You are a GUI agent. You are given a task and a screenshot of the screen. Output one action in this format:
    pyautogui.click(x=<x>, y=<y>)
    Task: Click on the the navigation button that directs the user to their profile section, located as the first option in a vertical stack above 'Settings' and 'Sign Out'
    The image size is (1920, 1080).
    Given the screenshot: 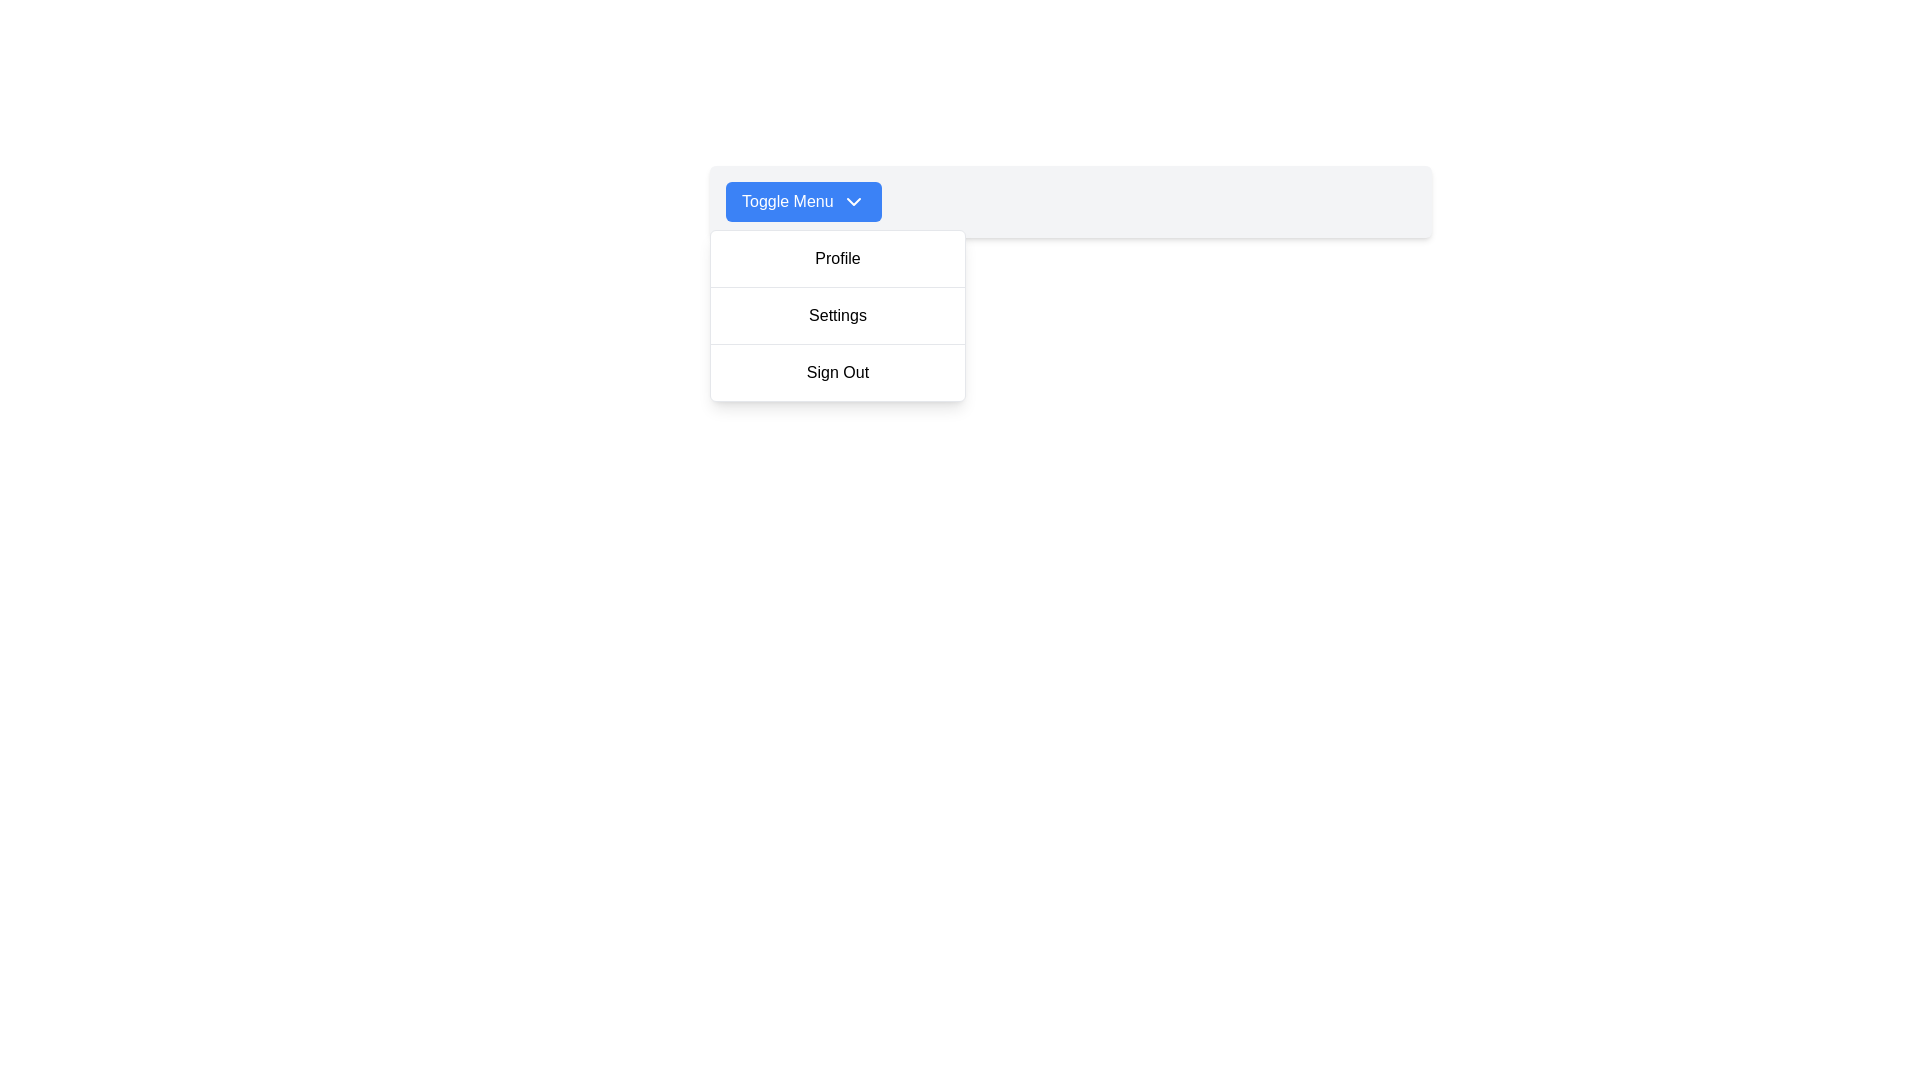 What is the action you would take?
    pyautogui.click(x=838, y=257)
    